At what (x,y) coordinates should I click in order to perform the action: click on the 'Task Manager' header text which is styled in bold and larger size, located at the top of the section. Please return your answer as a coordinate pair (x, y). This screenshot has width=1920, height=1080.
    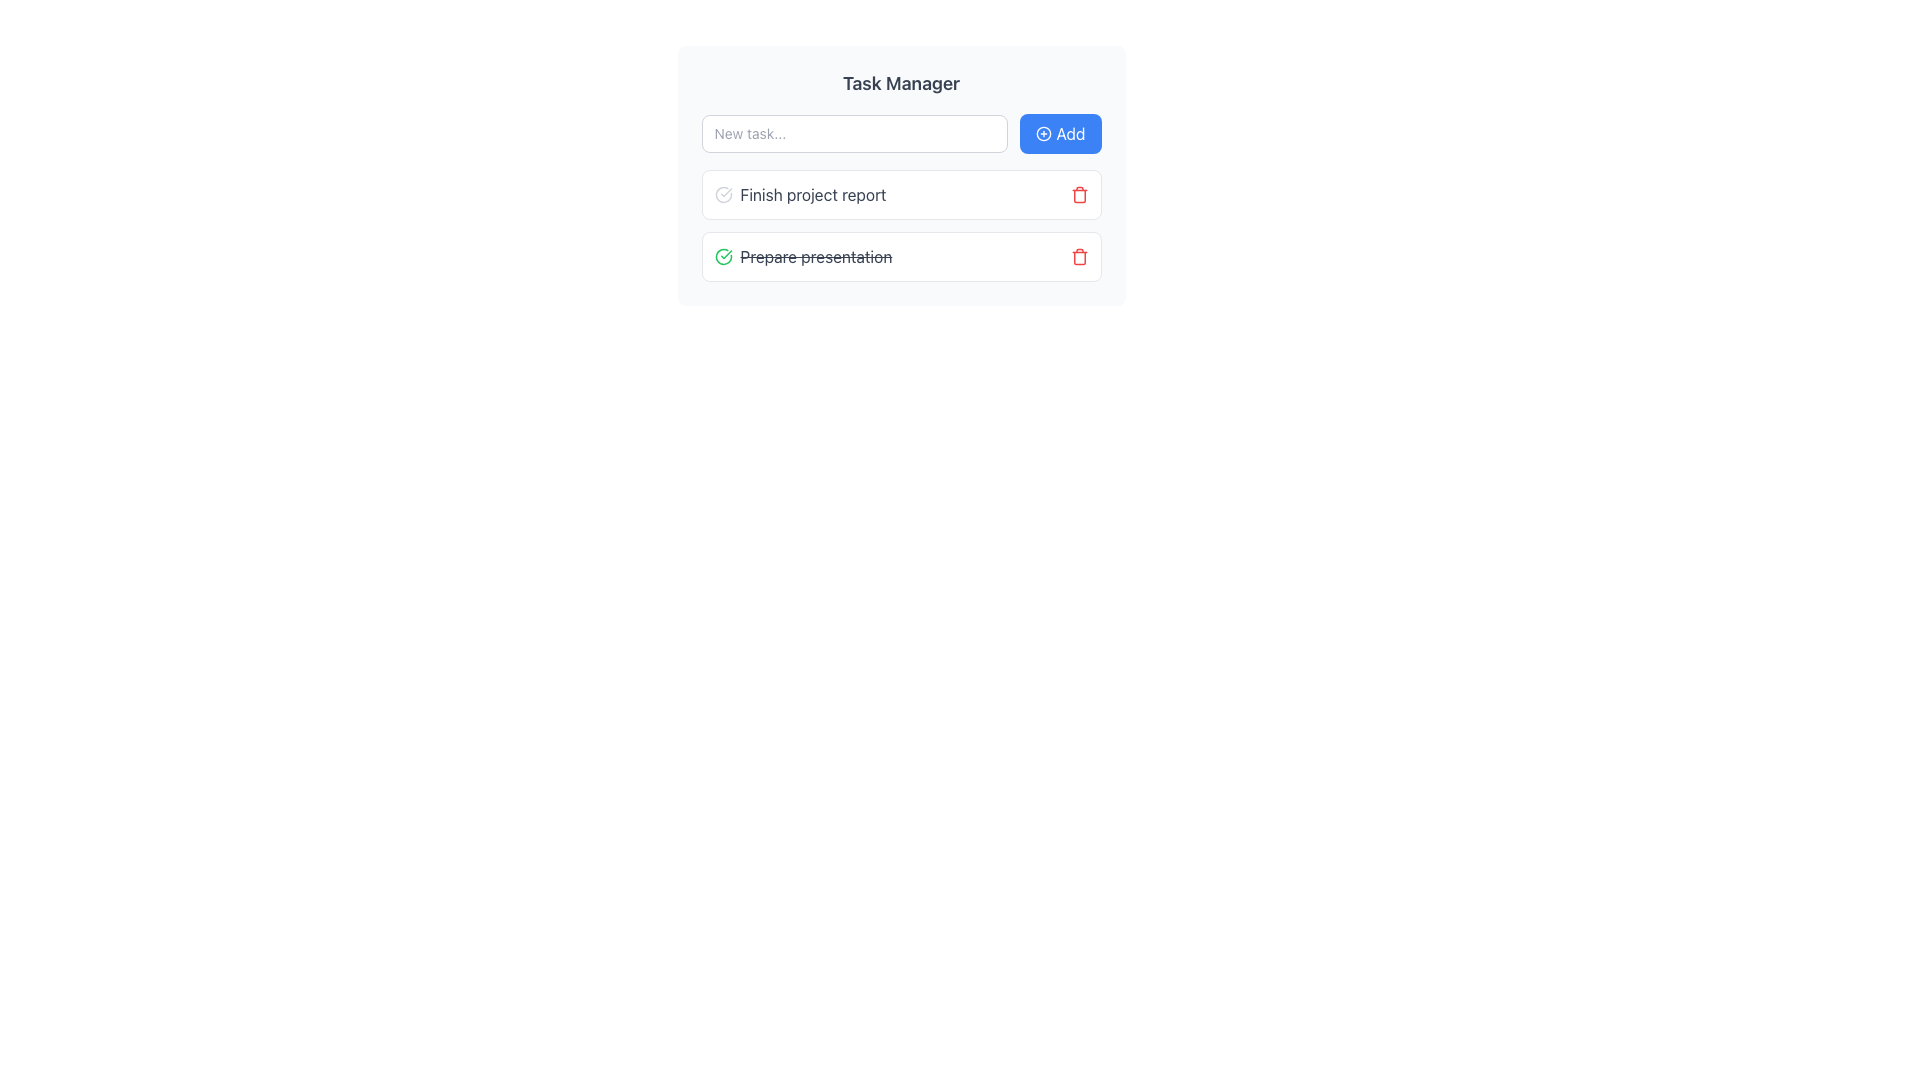
    Looking at the image, I should click on (900, 83).